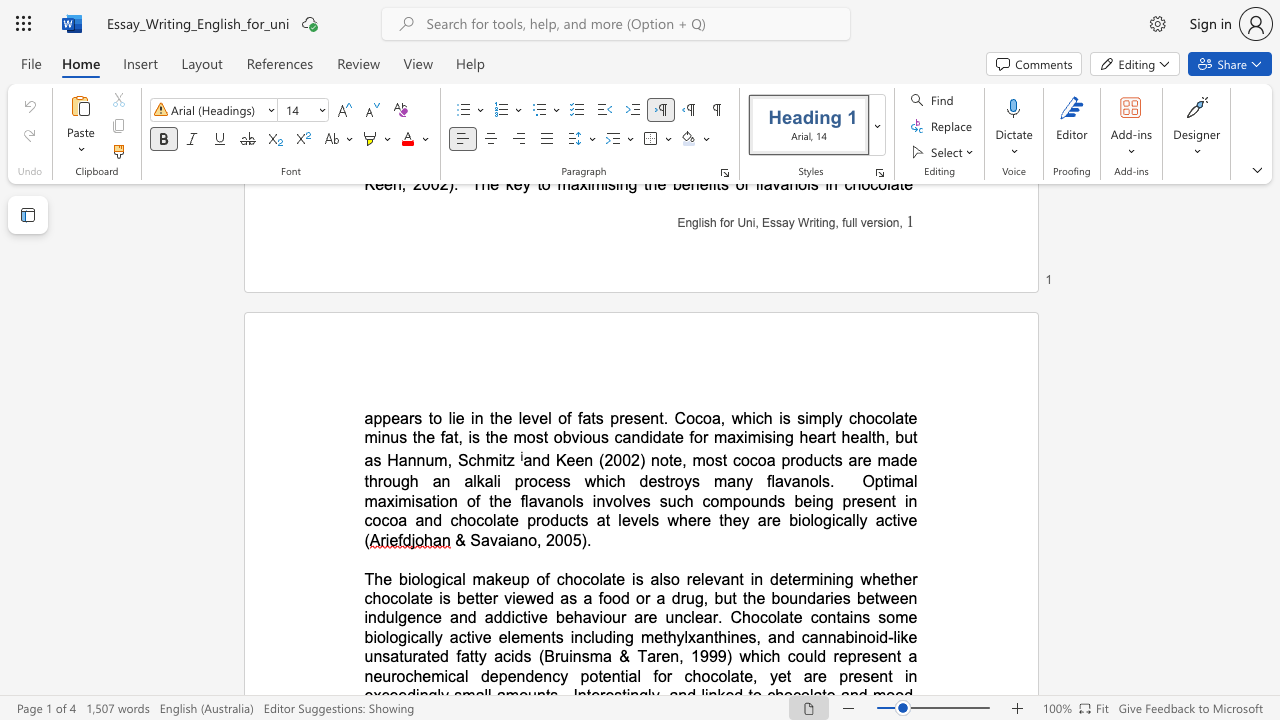 The height and width of the screenshot is (720, 1280). What do you see at coordinates (477, 656) in the screenshot?
I see `the subset text "y a" within the text "some biologically active elements including methylxanthines, and cannabinoid-like unsaturated fatty acids (Bruinsma & Taren, 1999) which could"` at bounding box center [477, 656].